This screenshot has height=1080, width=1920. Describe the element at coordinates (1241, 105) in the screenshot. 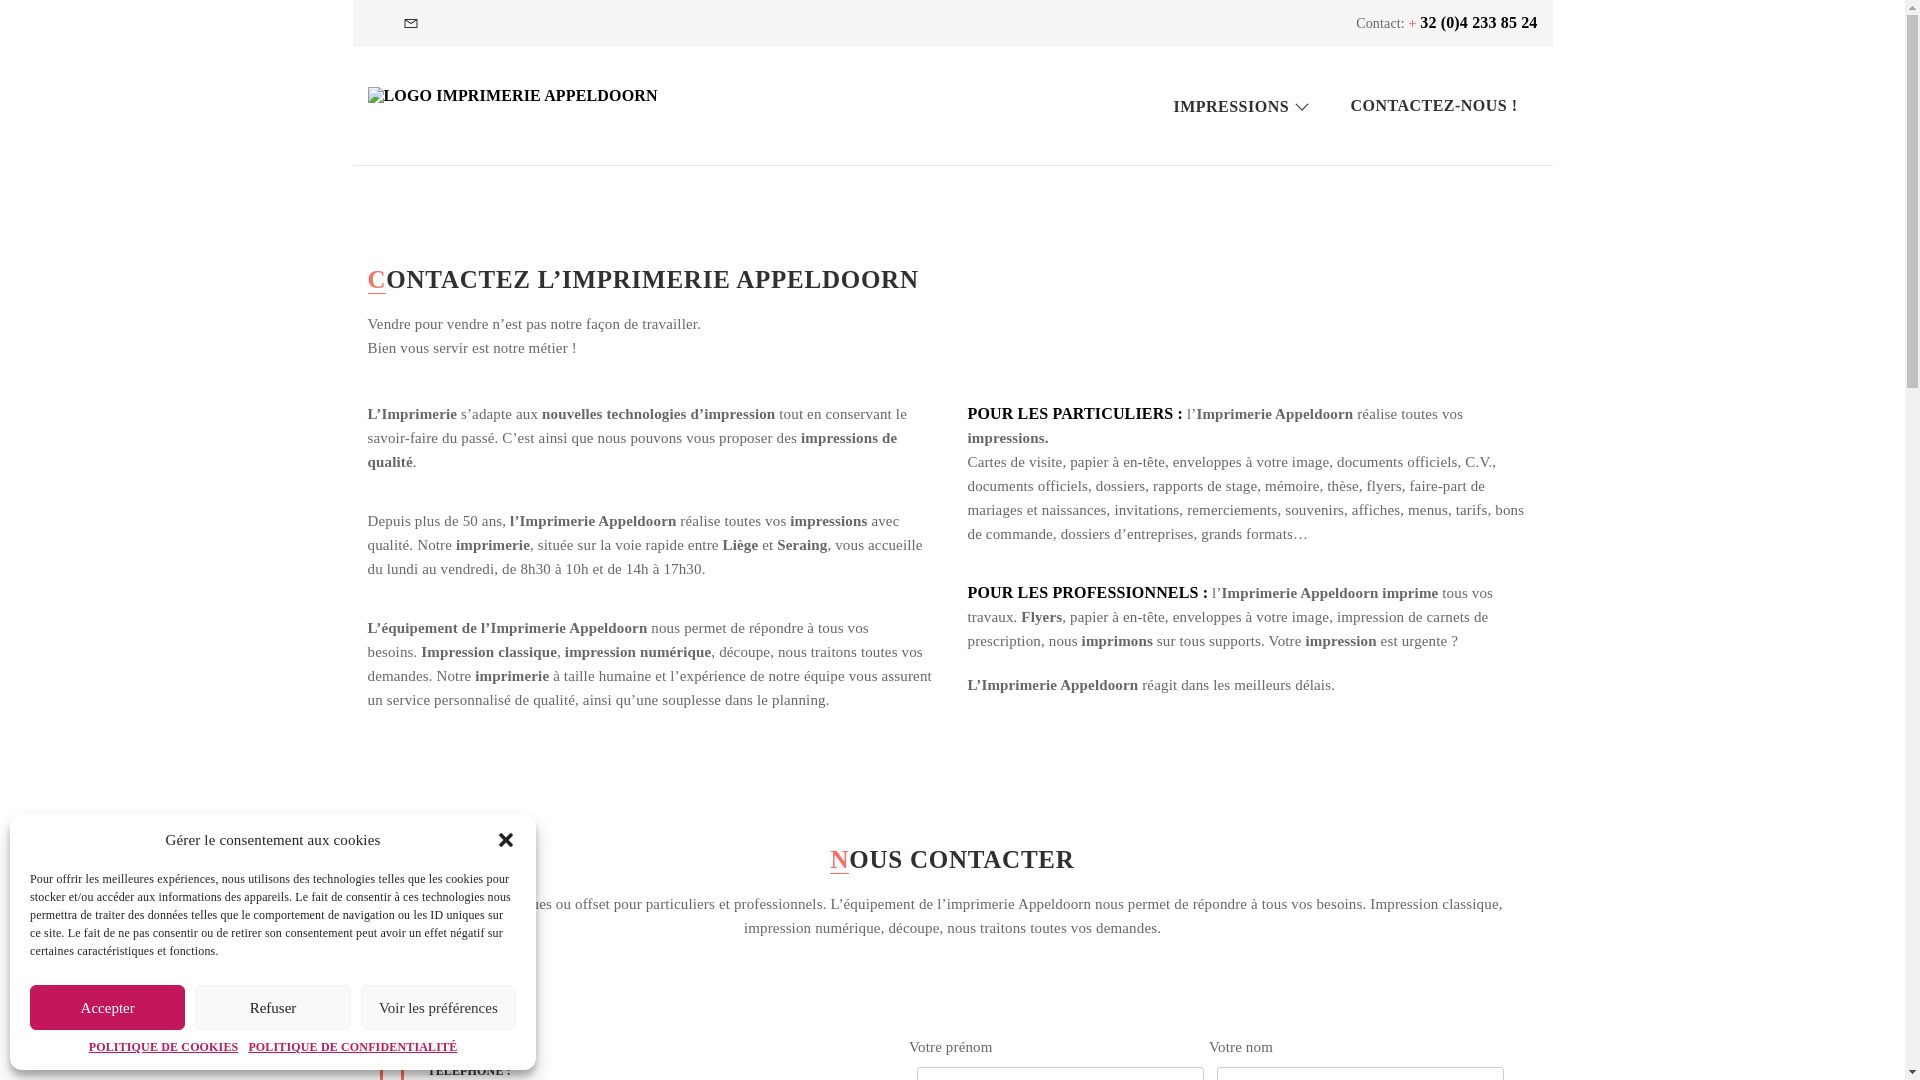

I see `'IMPRESSIONS'` at that location.